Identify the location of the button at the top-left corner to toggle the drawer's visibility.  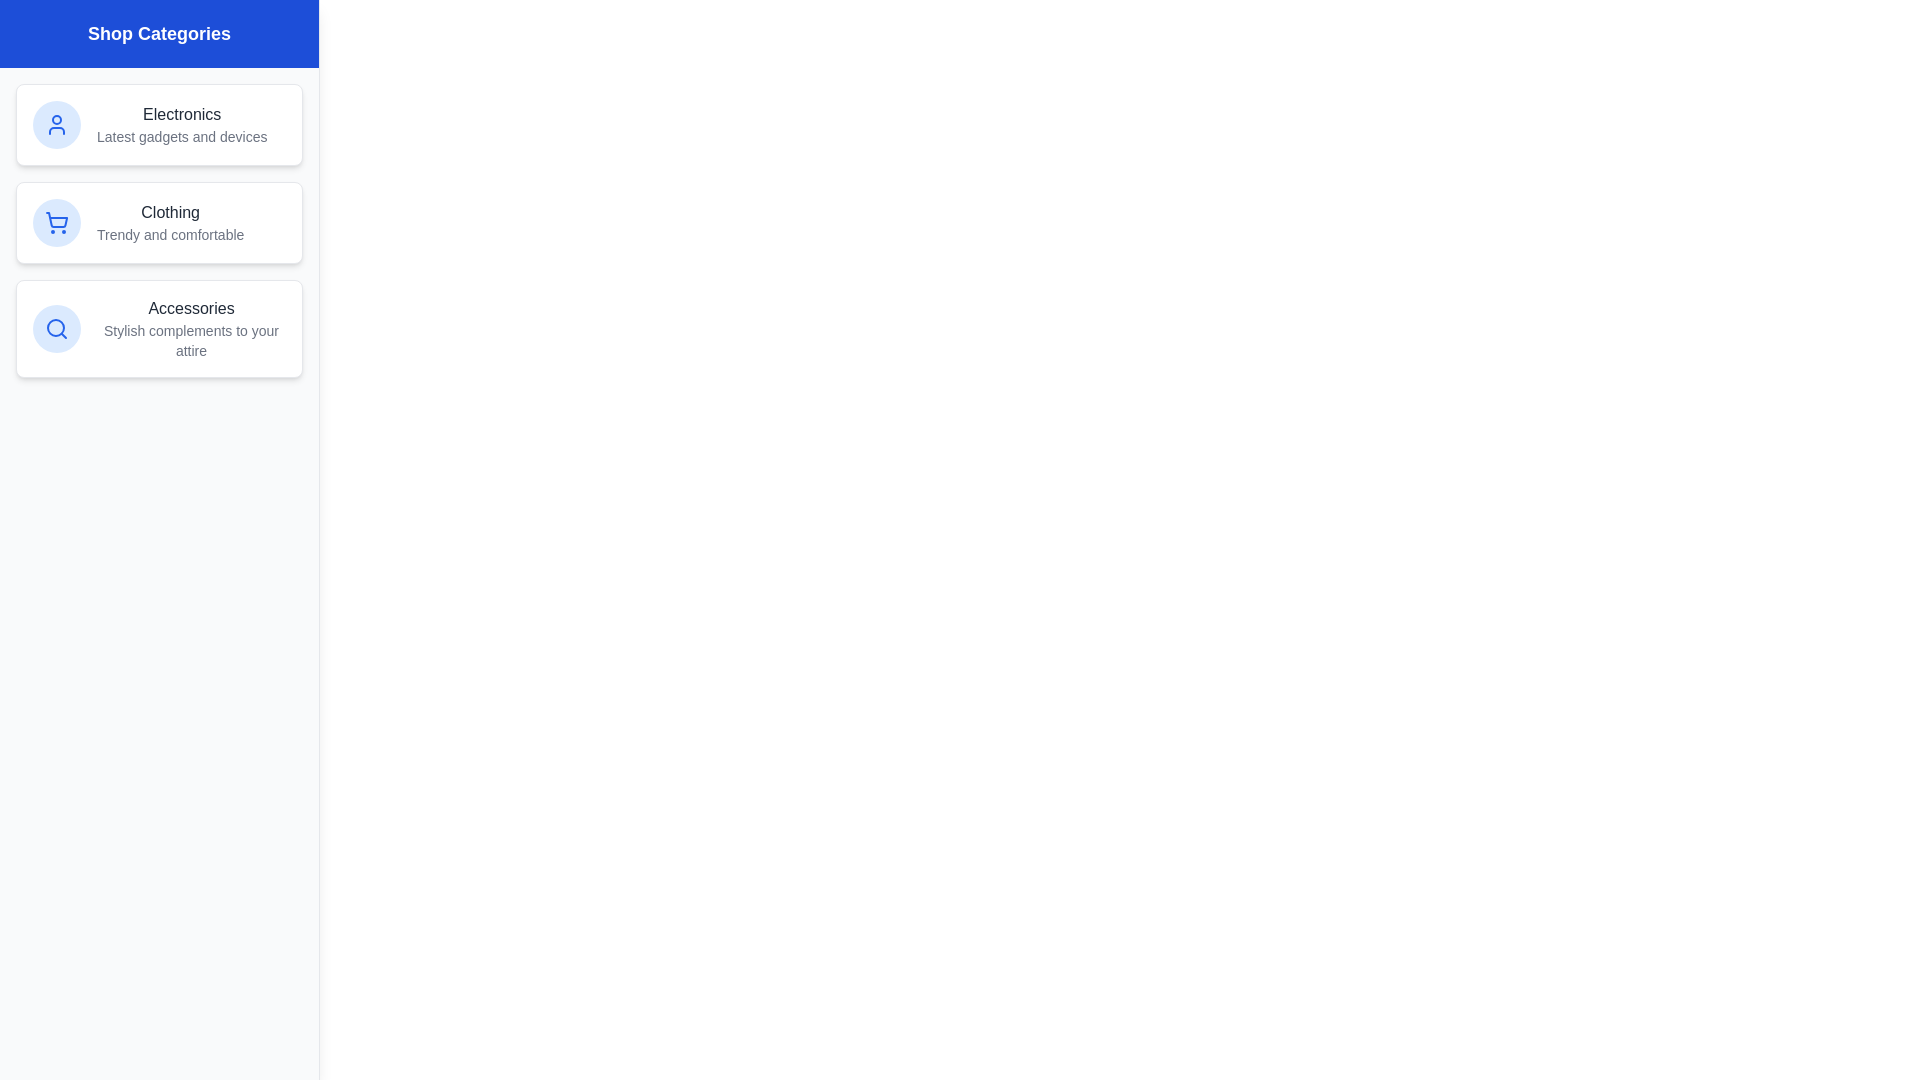
(43, 43).